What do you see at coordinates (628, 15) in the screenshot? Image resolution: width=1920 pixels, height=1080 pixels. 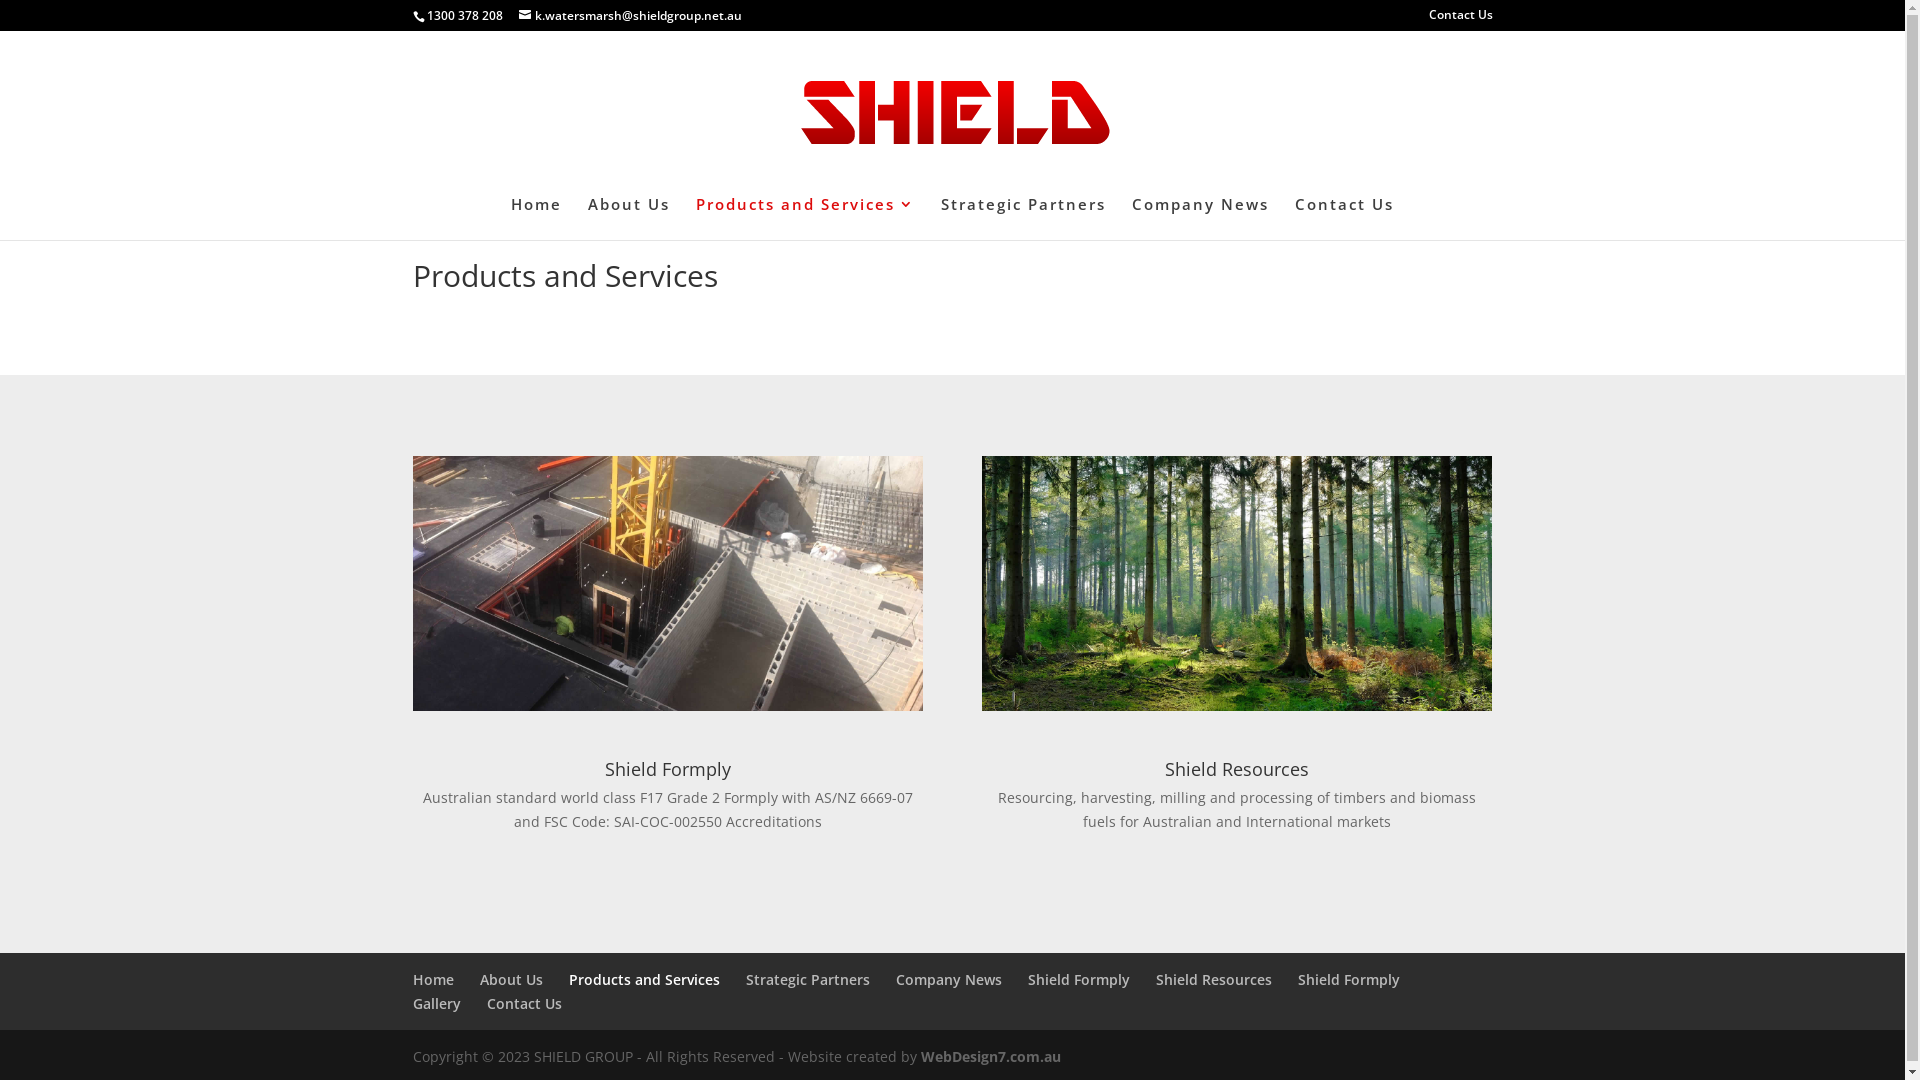 I see `'k.watersmarsh@shieldgroup.net.au'` at bounding box center [628, 15].